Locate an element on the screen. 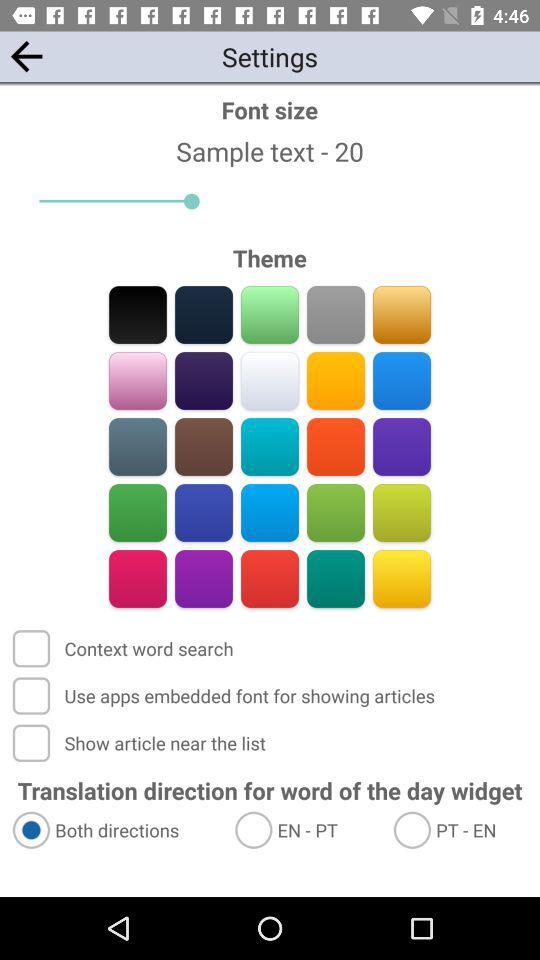 The width and height of the screenshot is (540, 960). change theme to pink is located at coordinates (137, 578).